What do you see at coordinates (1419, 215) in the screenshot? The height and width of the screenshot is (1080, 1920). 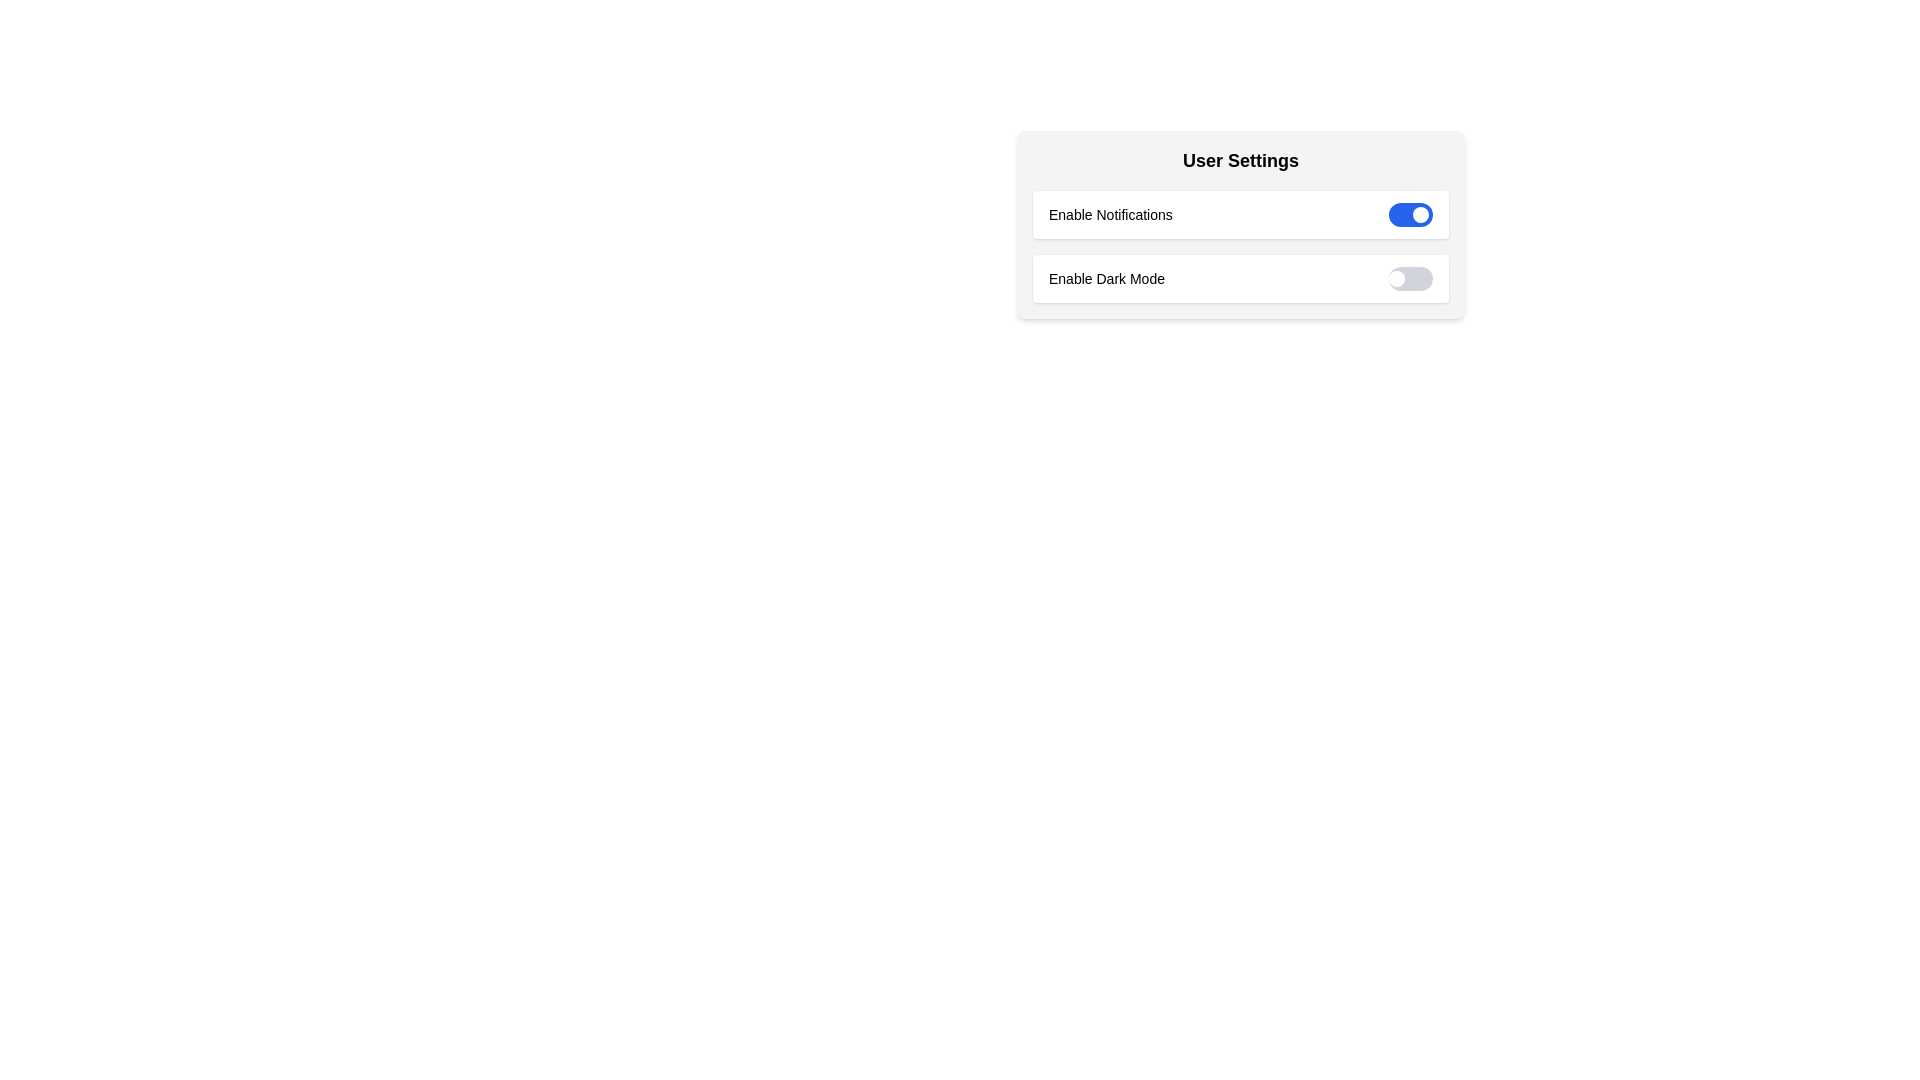 I see `the Toggle Thumb` at bounding box center [1419, 215].